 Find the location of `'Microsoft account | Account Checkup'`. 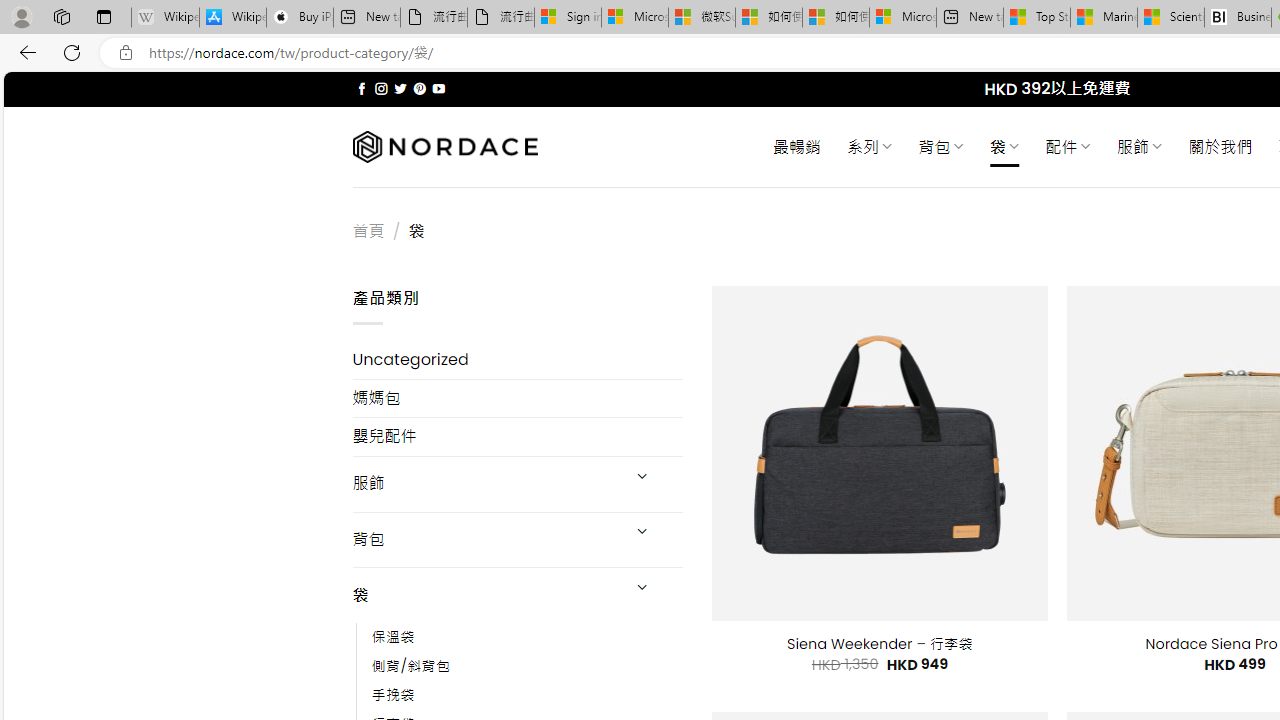

'Microsoft account | Account Checkup' is located at coordinates (902, 17).